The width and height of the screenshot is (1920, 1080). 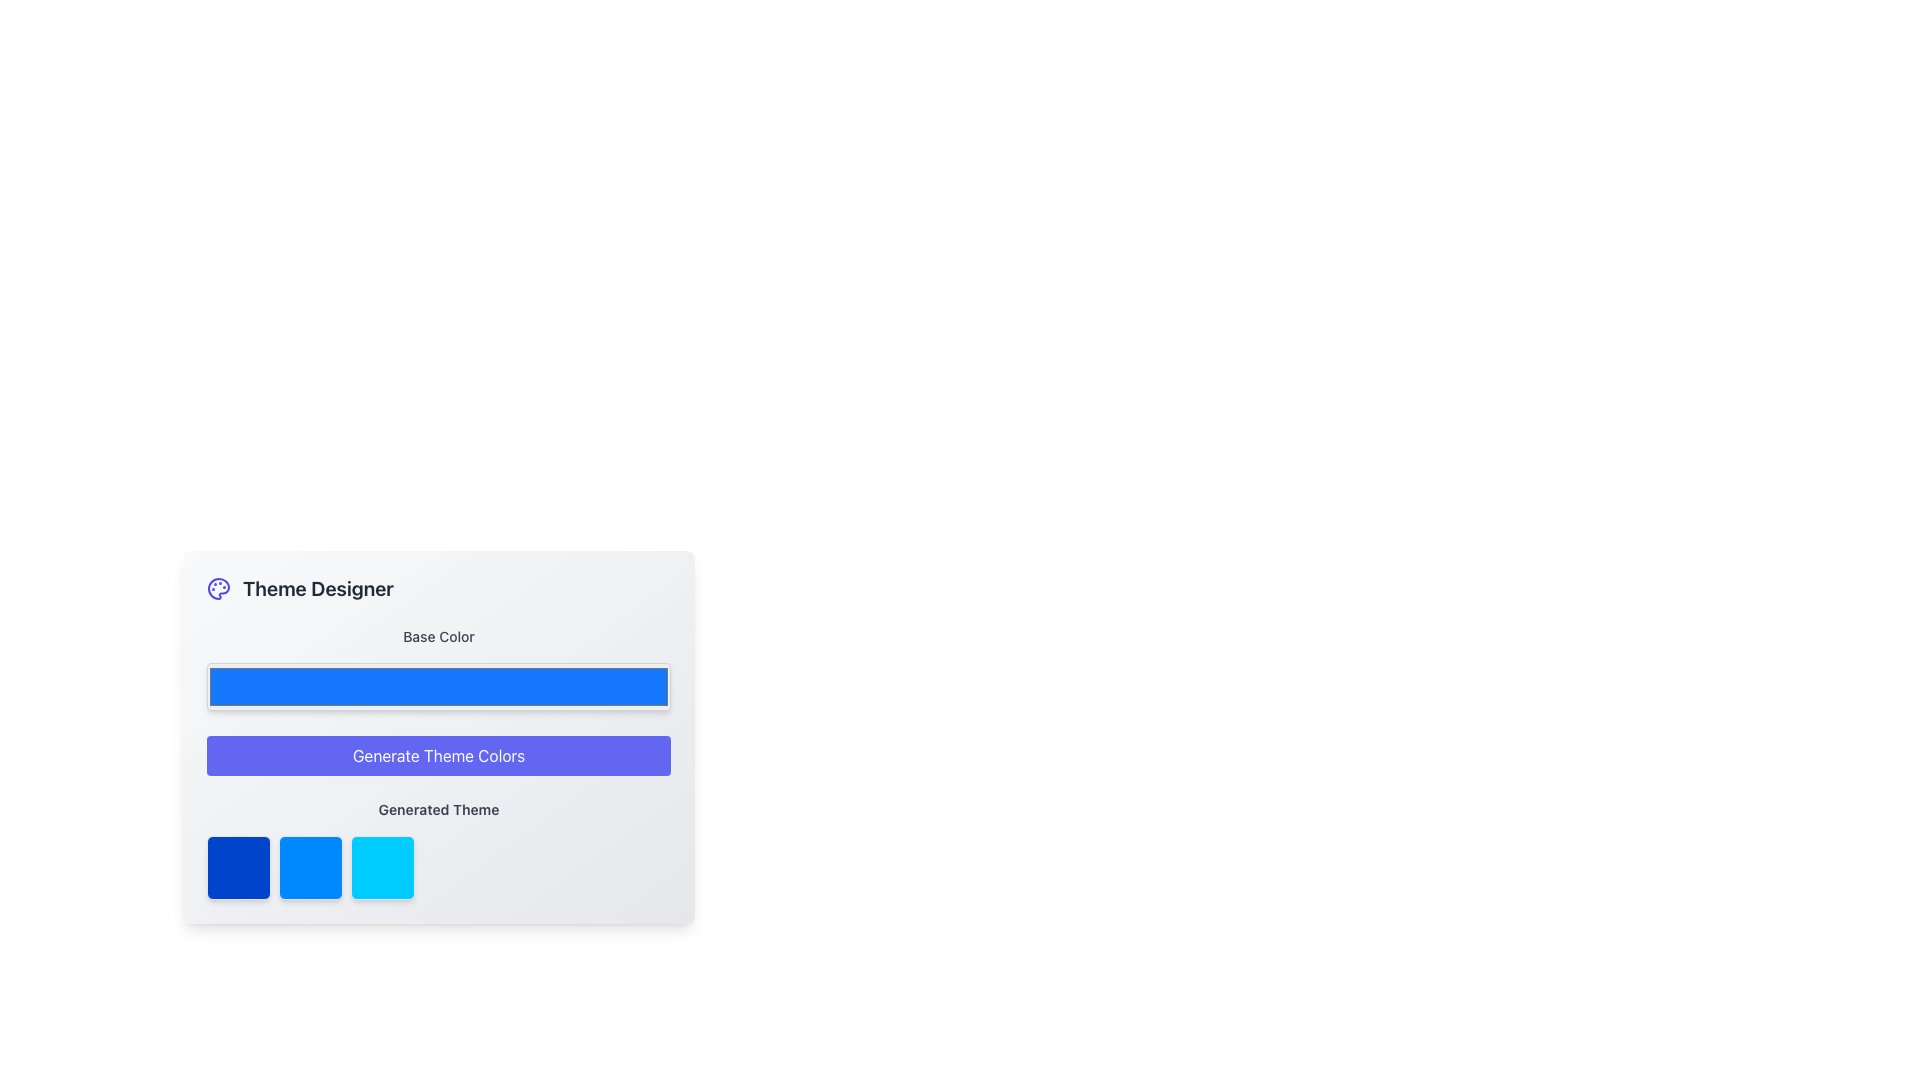 I want to click on the main circular part of the SVG palette icon located to the left of the 'Theme Designer' label using alternate input devices, so click(x=219, y=588).